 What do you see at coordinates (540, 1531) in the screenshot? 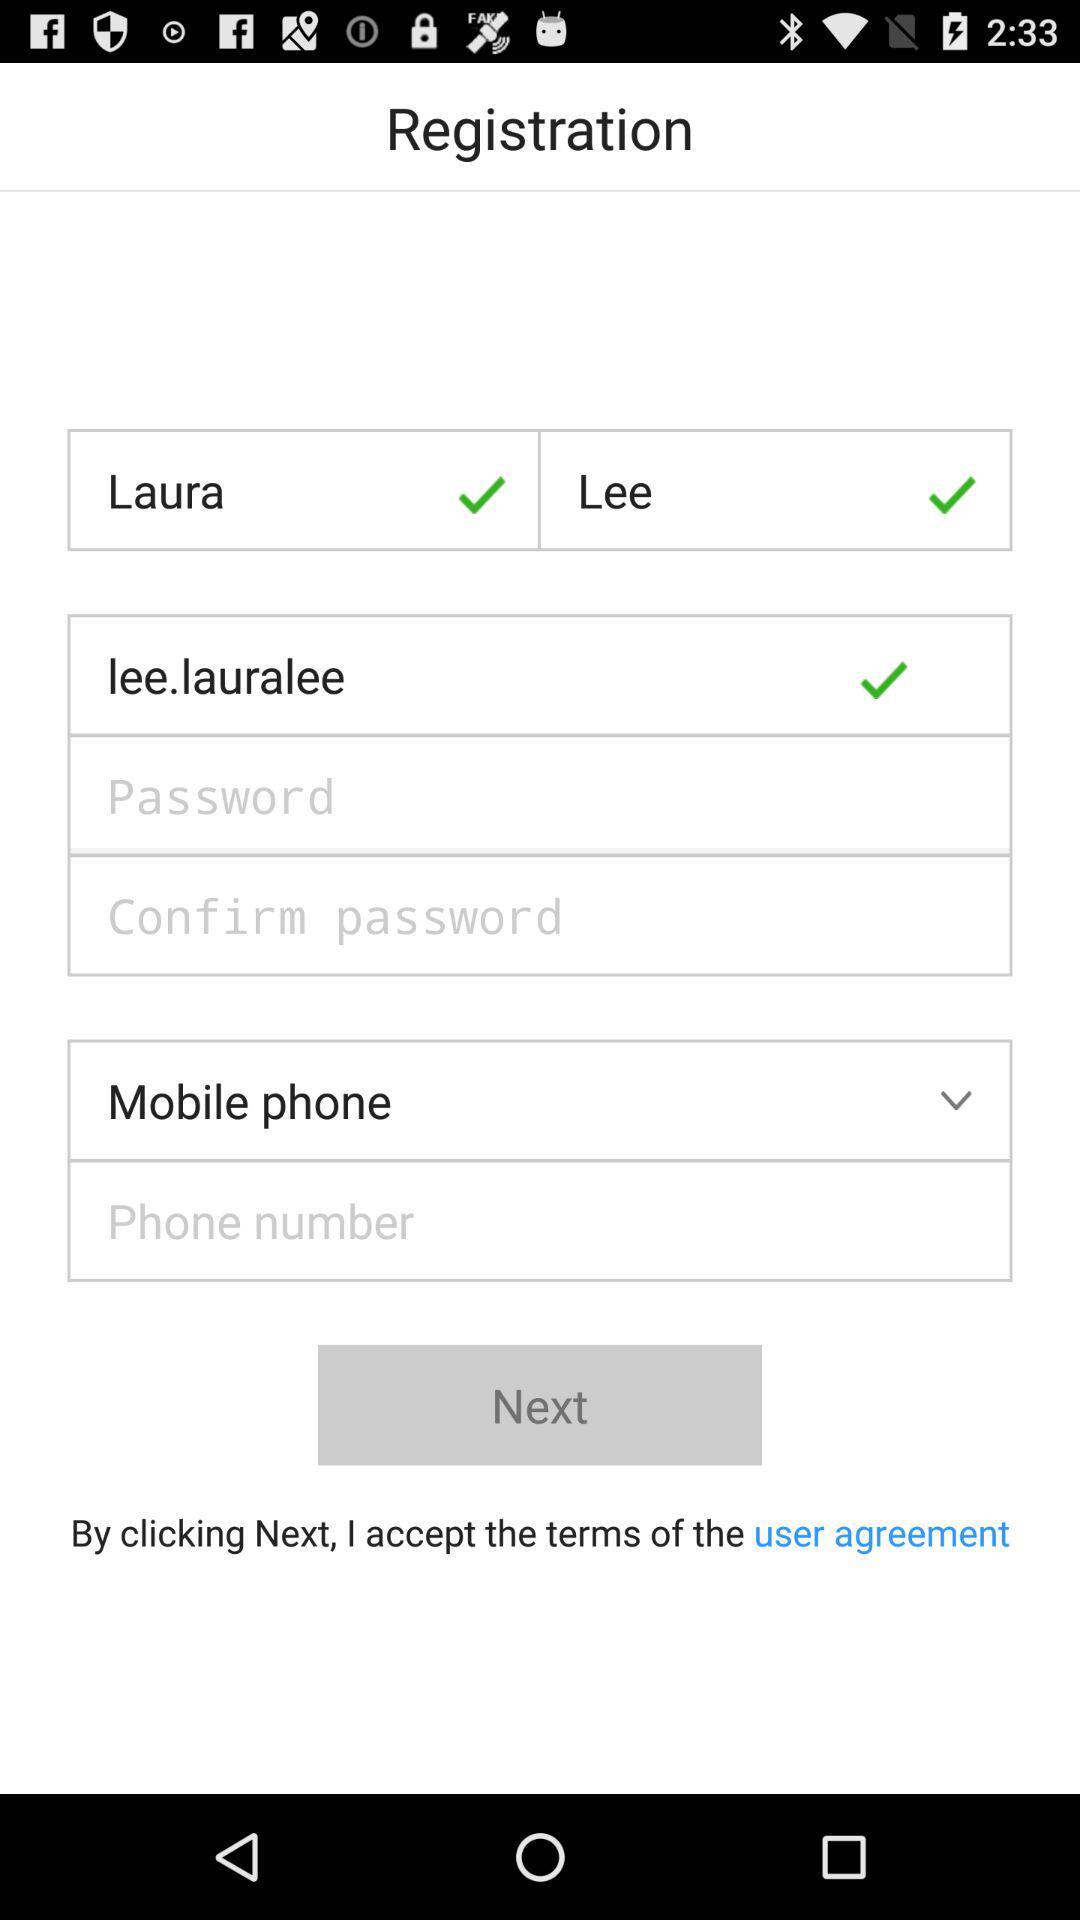
I see `button below the next item` at bounding box center [540, 1531].